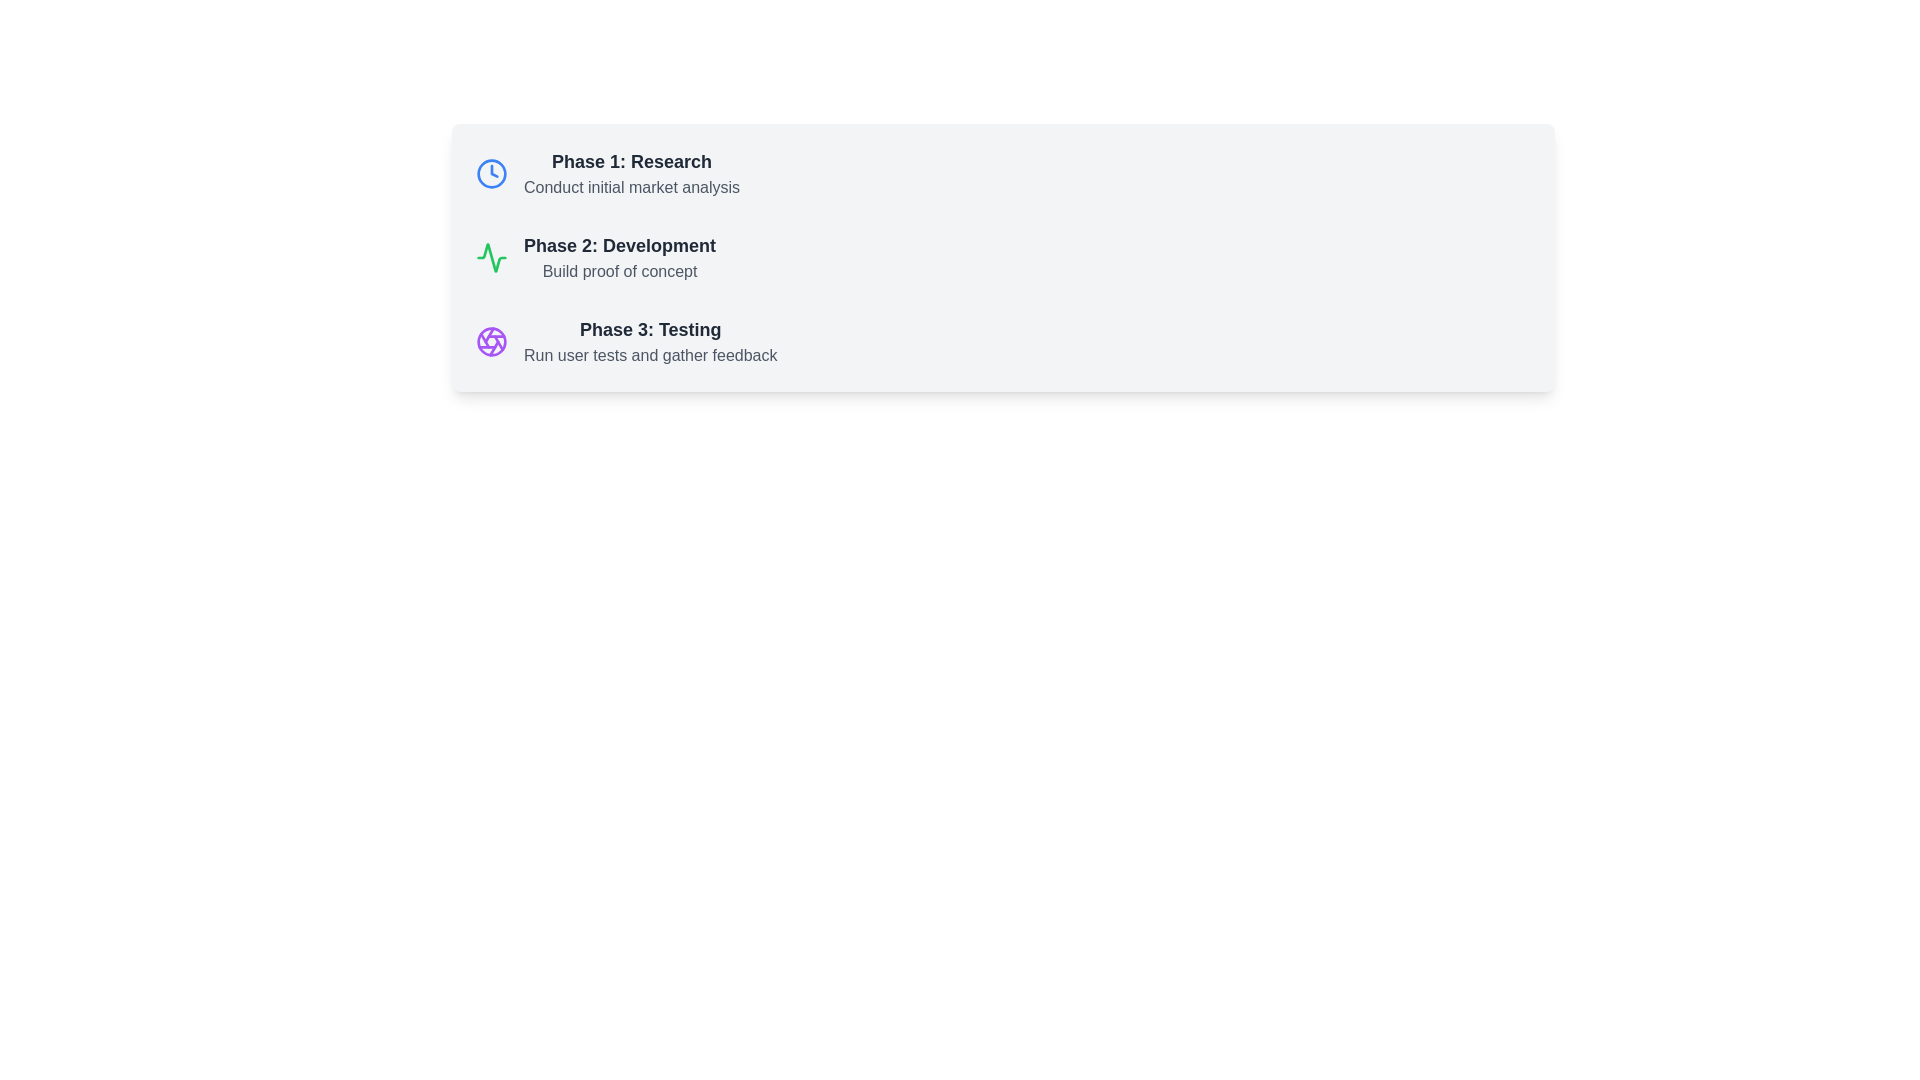 This screenshot has width=1920, height=1080. I want to click on the descriptive text element located beneath the title 'Phase 3: Testing', which guides users on the expected actions during this phase, so click(650, 354).